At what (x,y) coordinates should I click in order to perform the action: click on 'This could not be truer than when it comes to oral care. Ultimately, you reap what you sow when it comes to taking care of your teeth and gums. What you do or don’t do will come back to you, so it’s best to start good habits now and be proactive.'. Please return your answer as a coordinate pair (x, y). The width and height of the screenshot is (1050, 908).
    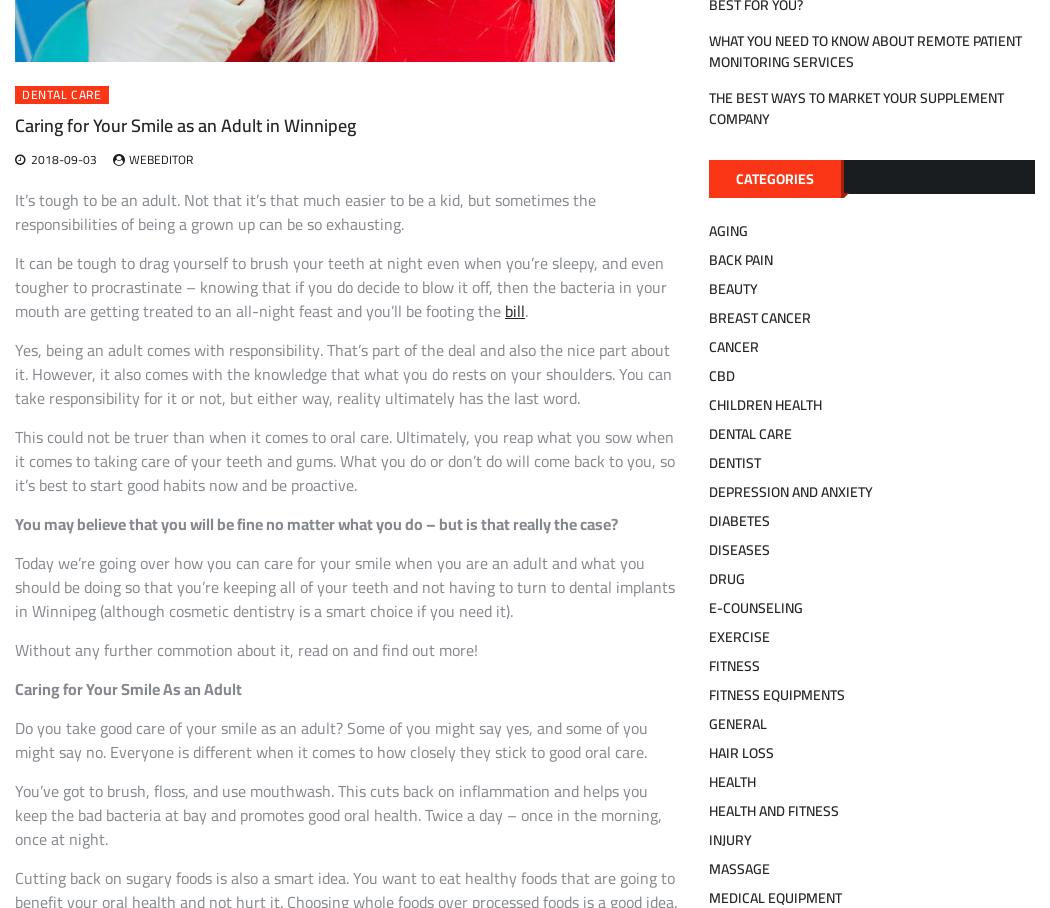
    Looking at the image, I should click on (344, 459).